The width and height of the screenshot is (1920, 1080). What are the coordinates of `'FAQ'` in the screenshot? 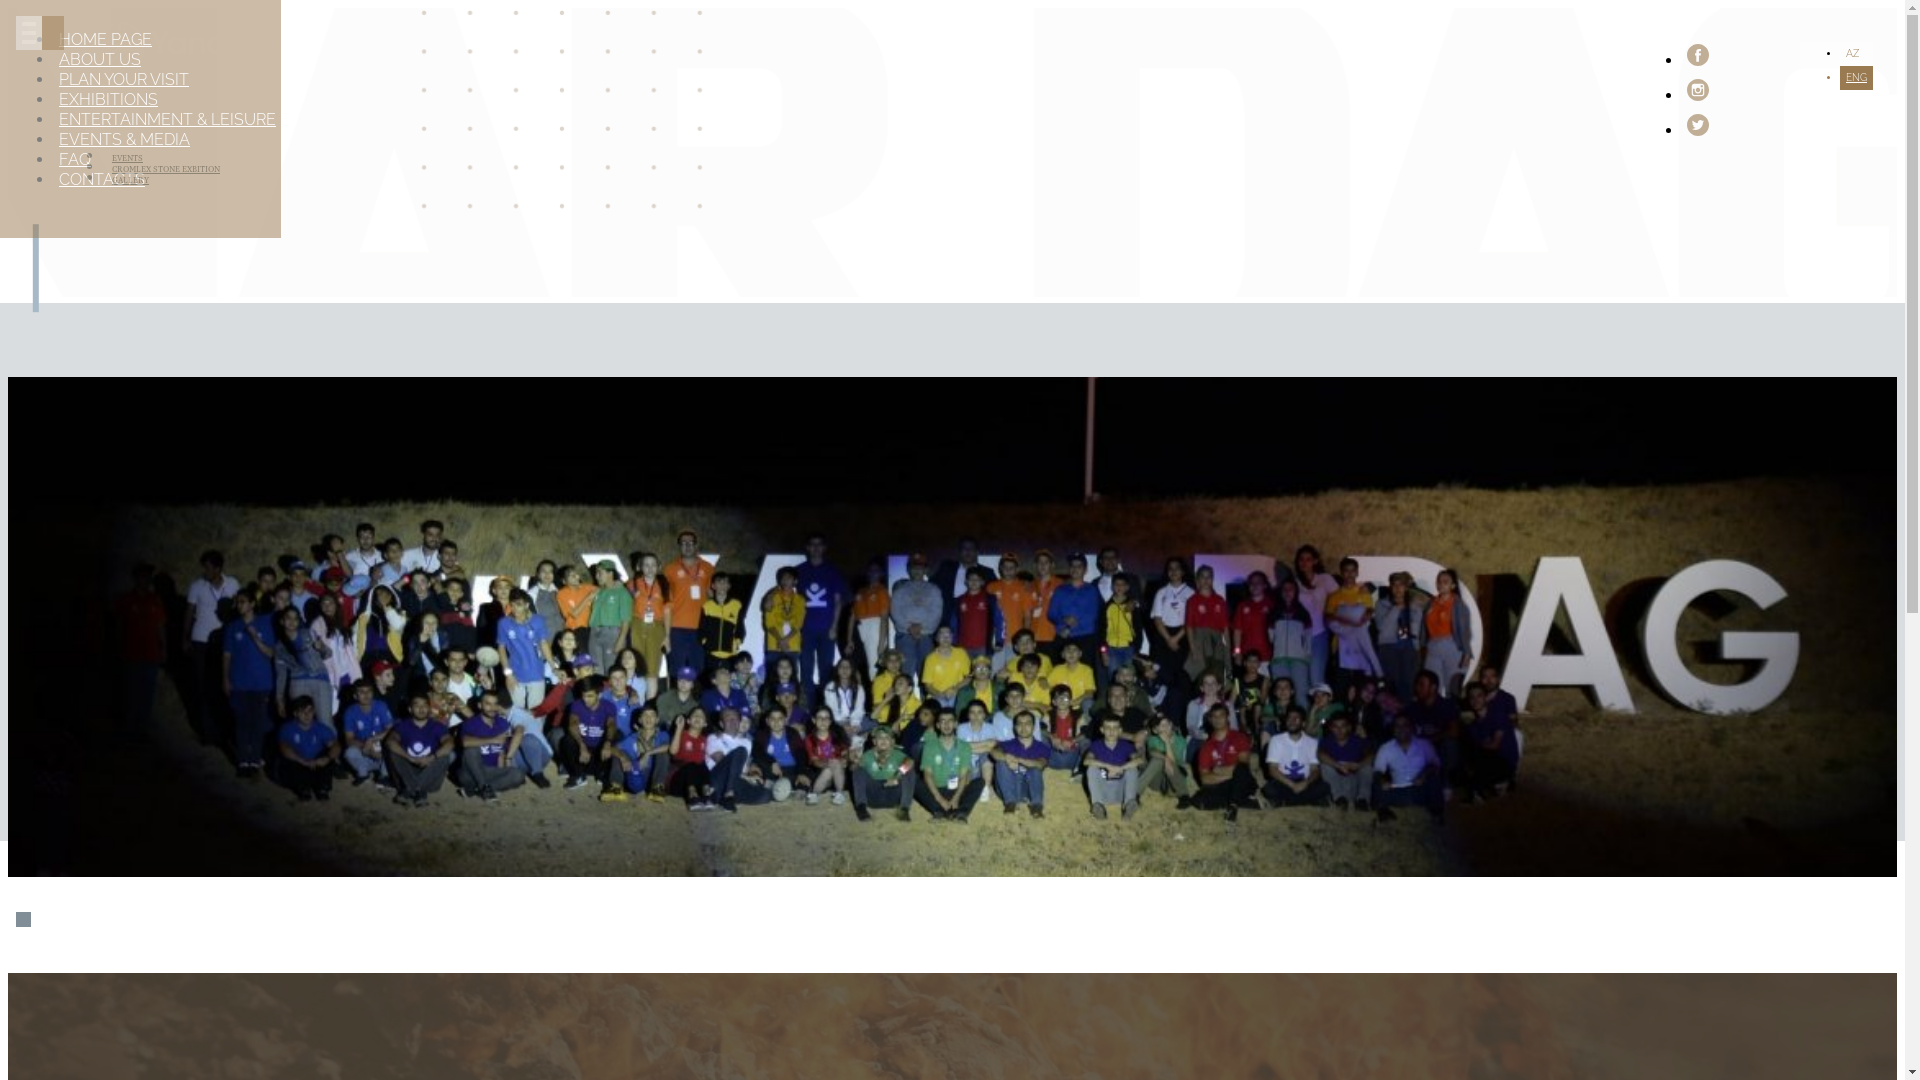 It's located at (75, 158).